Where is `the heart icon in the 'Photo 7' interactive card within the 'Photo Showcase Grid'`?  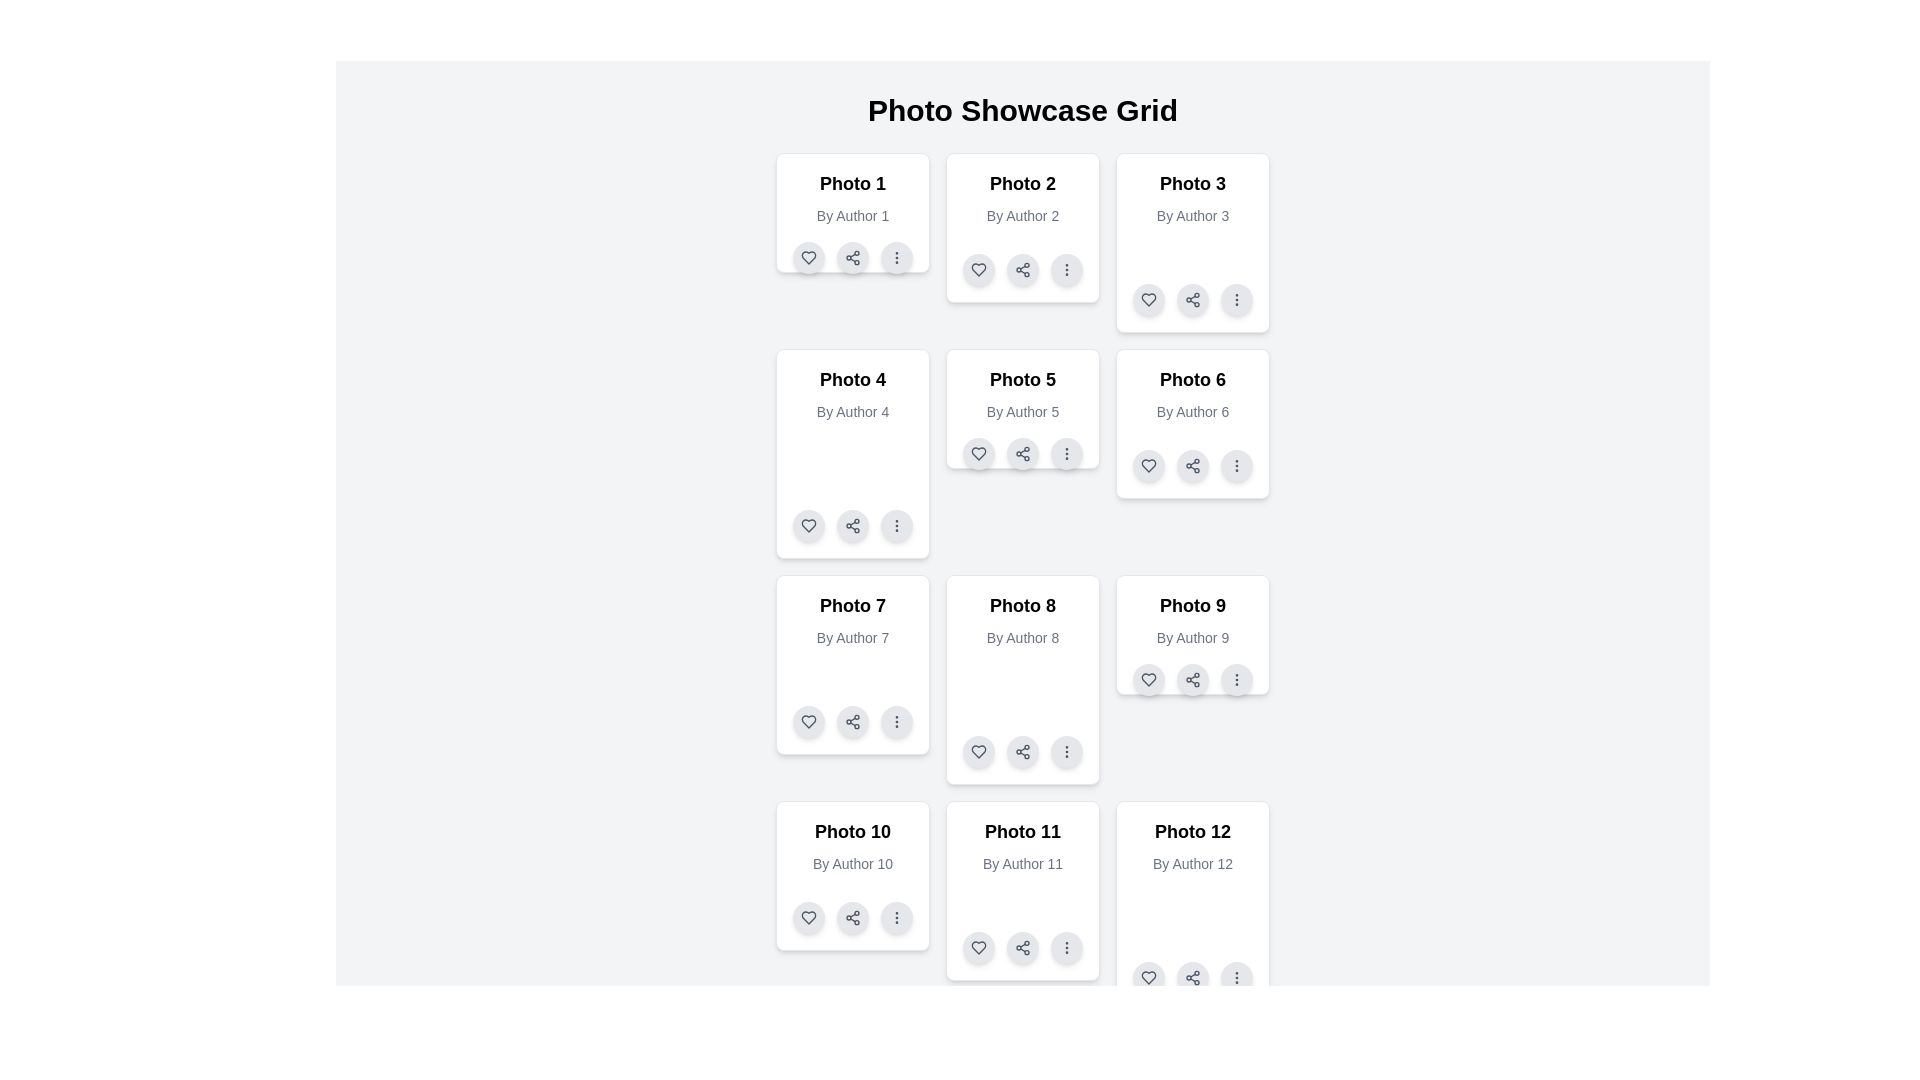
the heart icon in the 'Photo 7' interactive card within the 'Photo Showcase Grid' is located at coordinates (809, 721).